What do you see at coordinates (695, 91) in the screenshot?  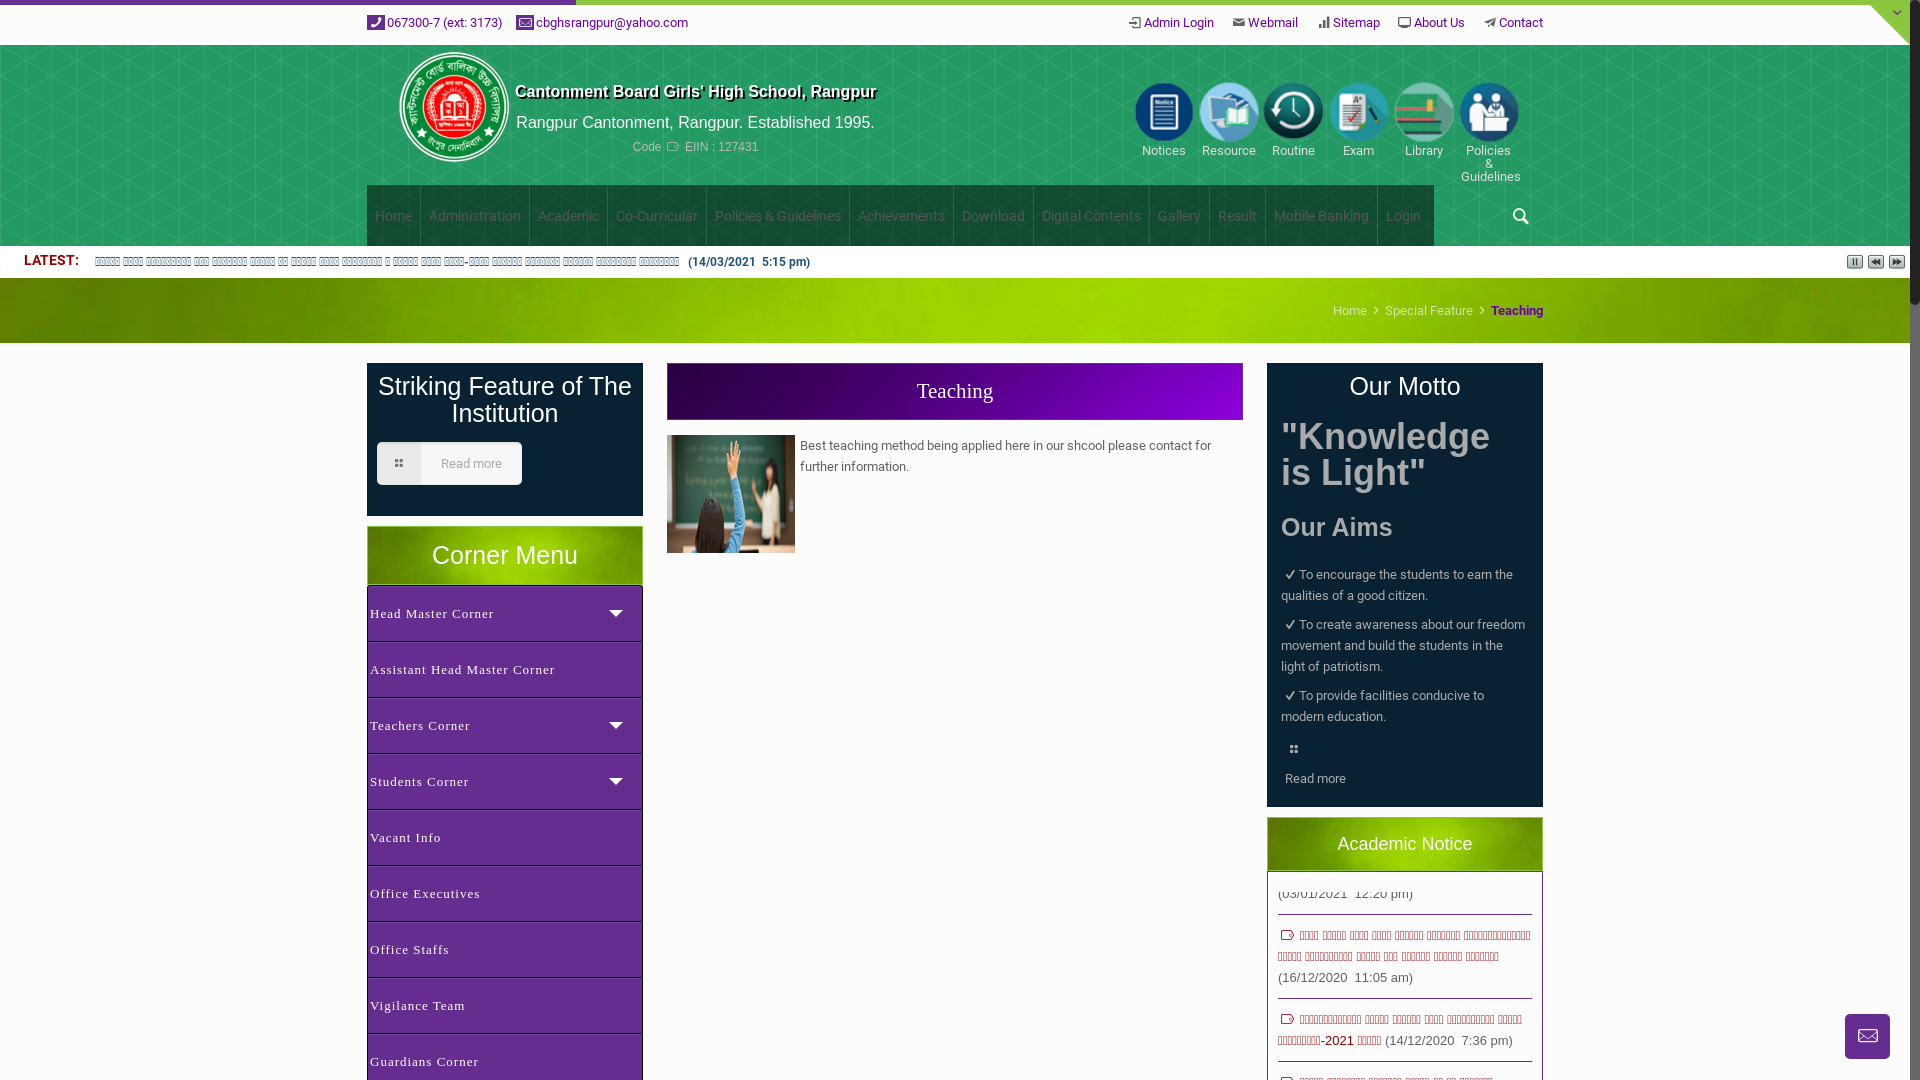 I see `'Cantonment Board Girls' High School, Rangpur'` at bounding box center [695, 91].